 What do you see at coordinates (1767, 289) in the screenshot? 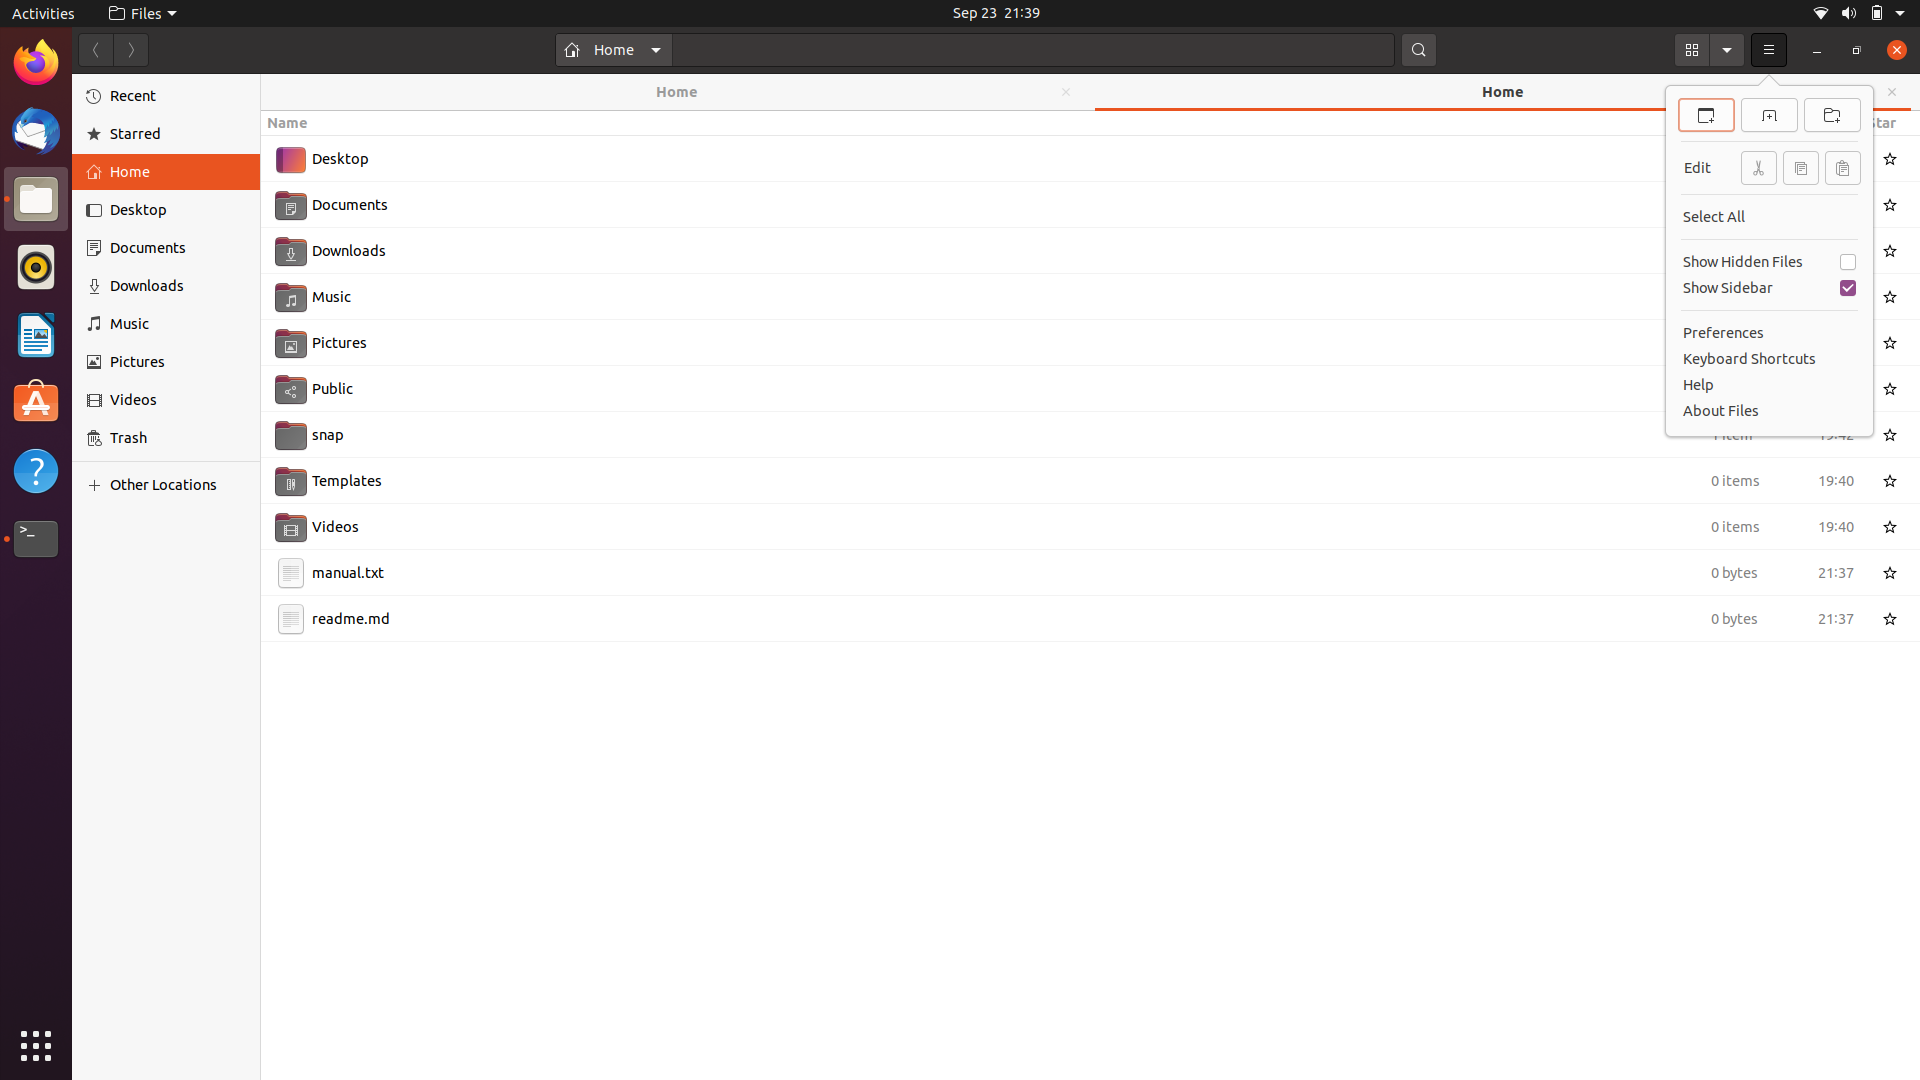
I see `Use keyboard and mouse to eliminate the sidebar` at bounding box center [1767, 289].